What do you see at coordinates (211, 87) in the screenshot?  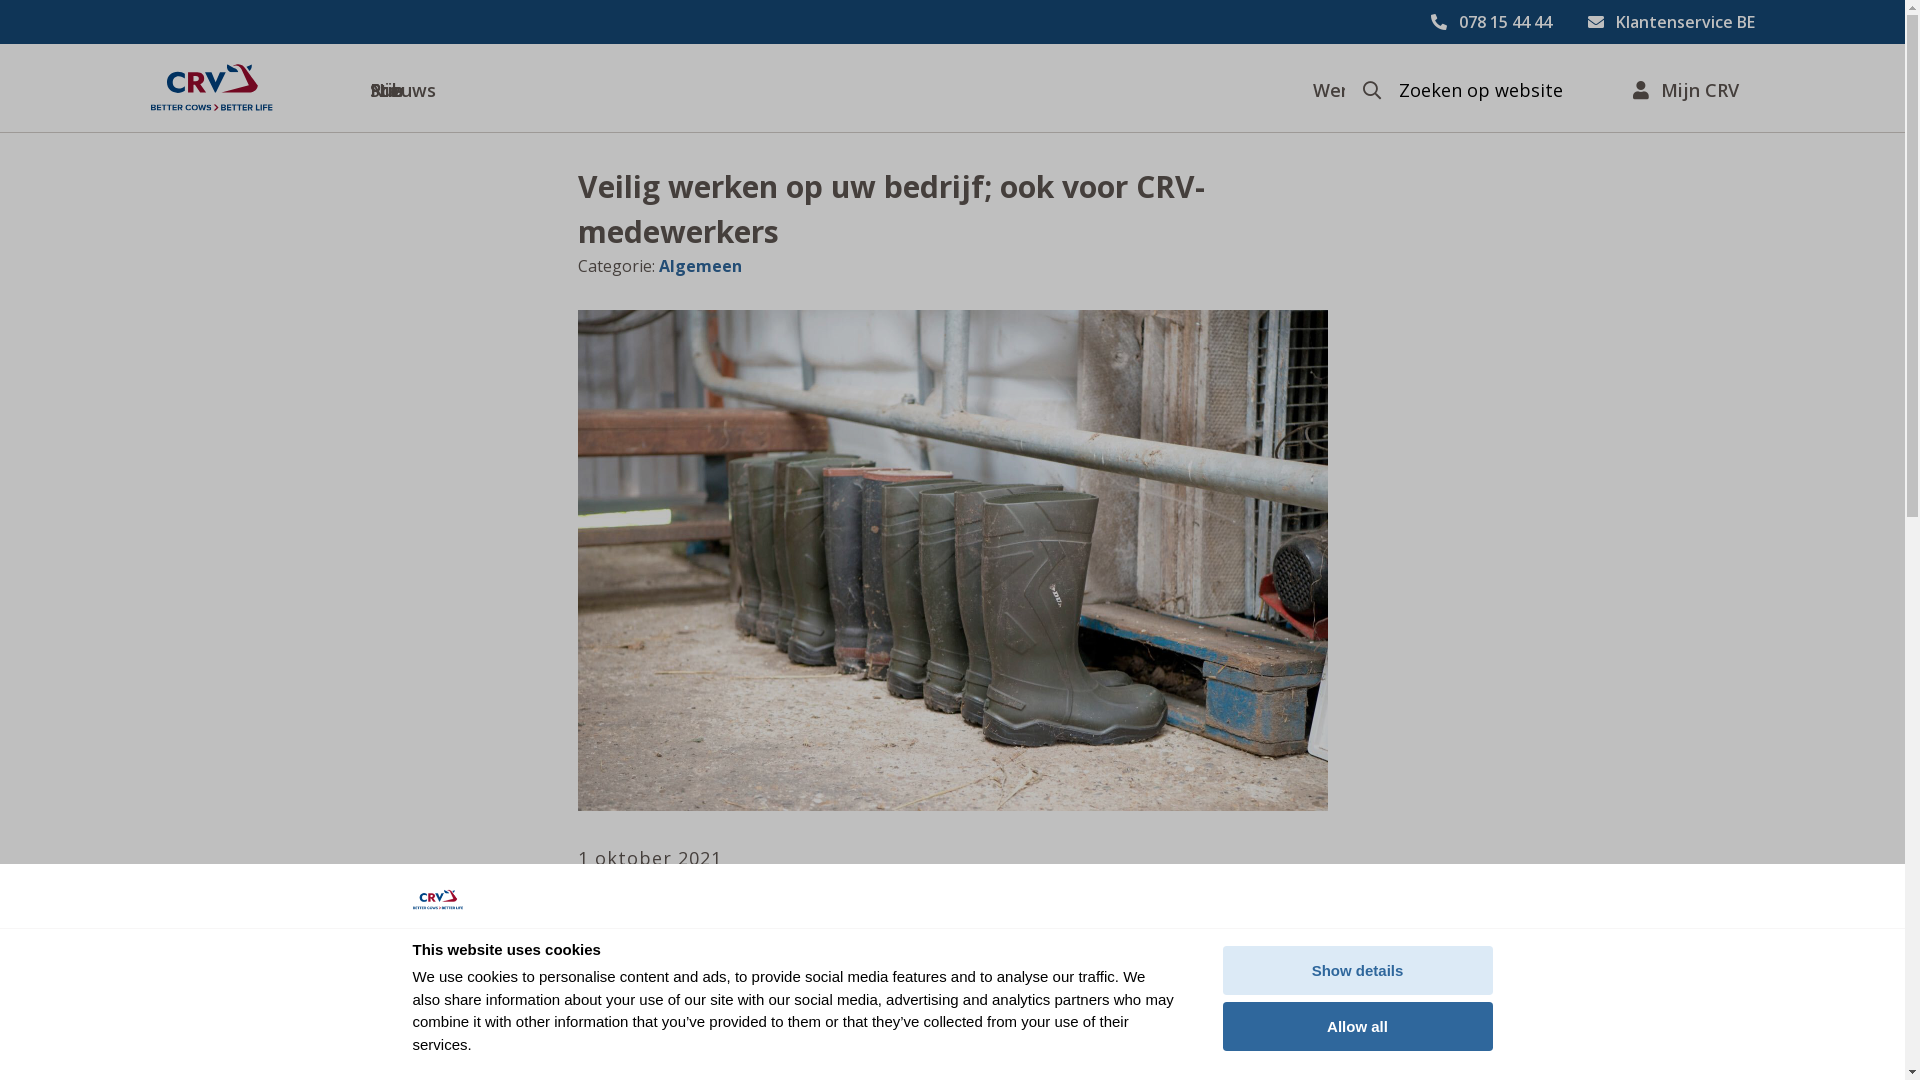 I see `'Home'` at bounding box center [211, 87].